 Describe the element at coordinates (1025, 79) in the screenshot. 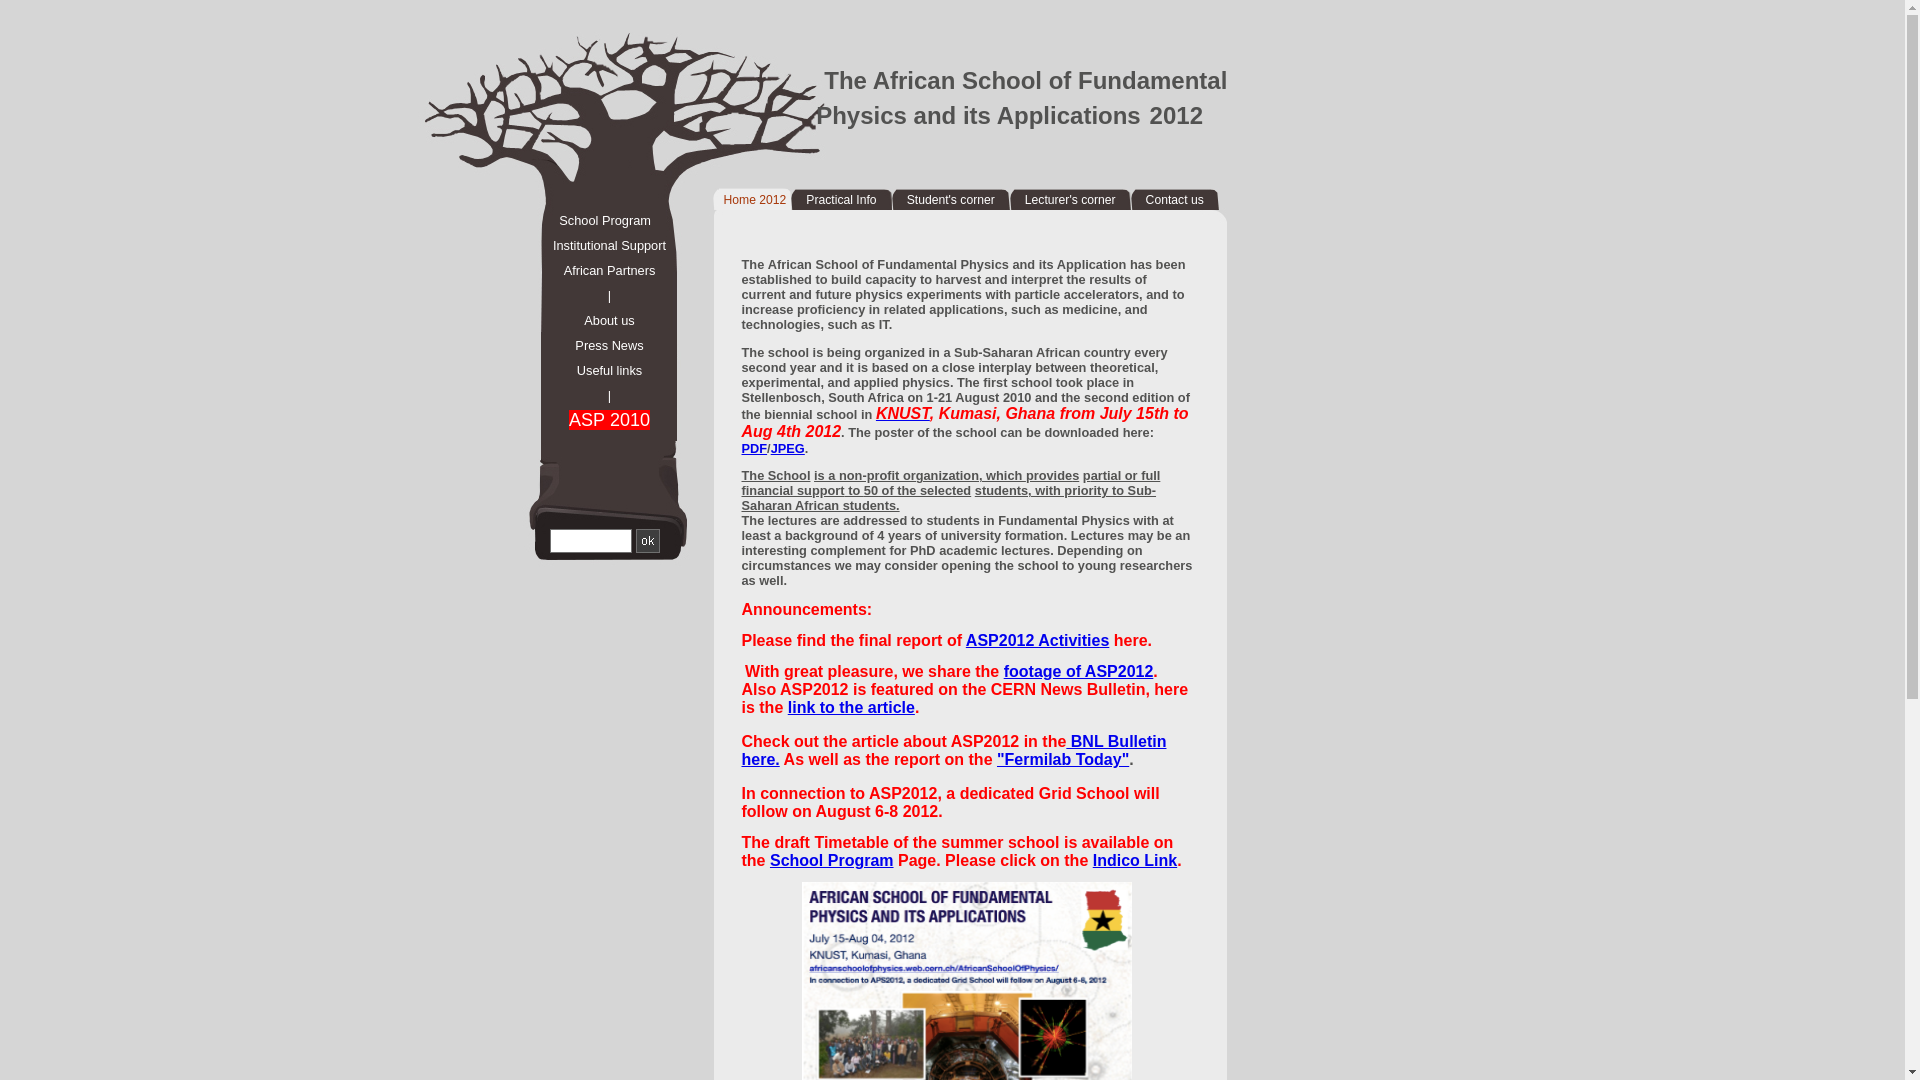

I see `'The African School of Fundamental'` at that location.